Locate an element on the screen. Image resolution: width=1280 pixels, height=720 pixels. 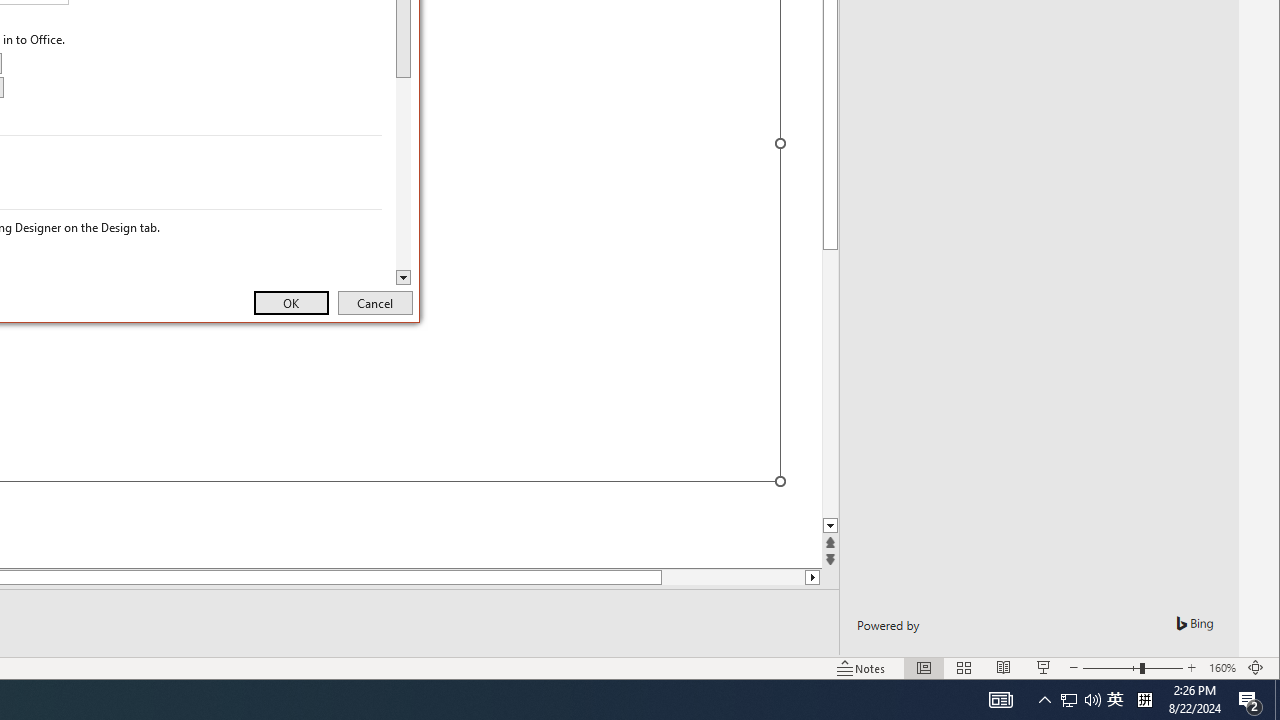
'Cancel' is located at coordinates (375, 303).